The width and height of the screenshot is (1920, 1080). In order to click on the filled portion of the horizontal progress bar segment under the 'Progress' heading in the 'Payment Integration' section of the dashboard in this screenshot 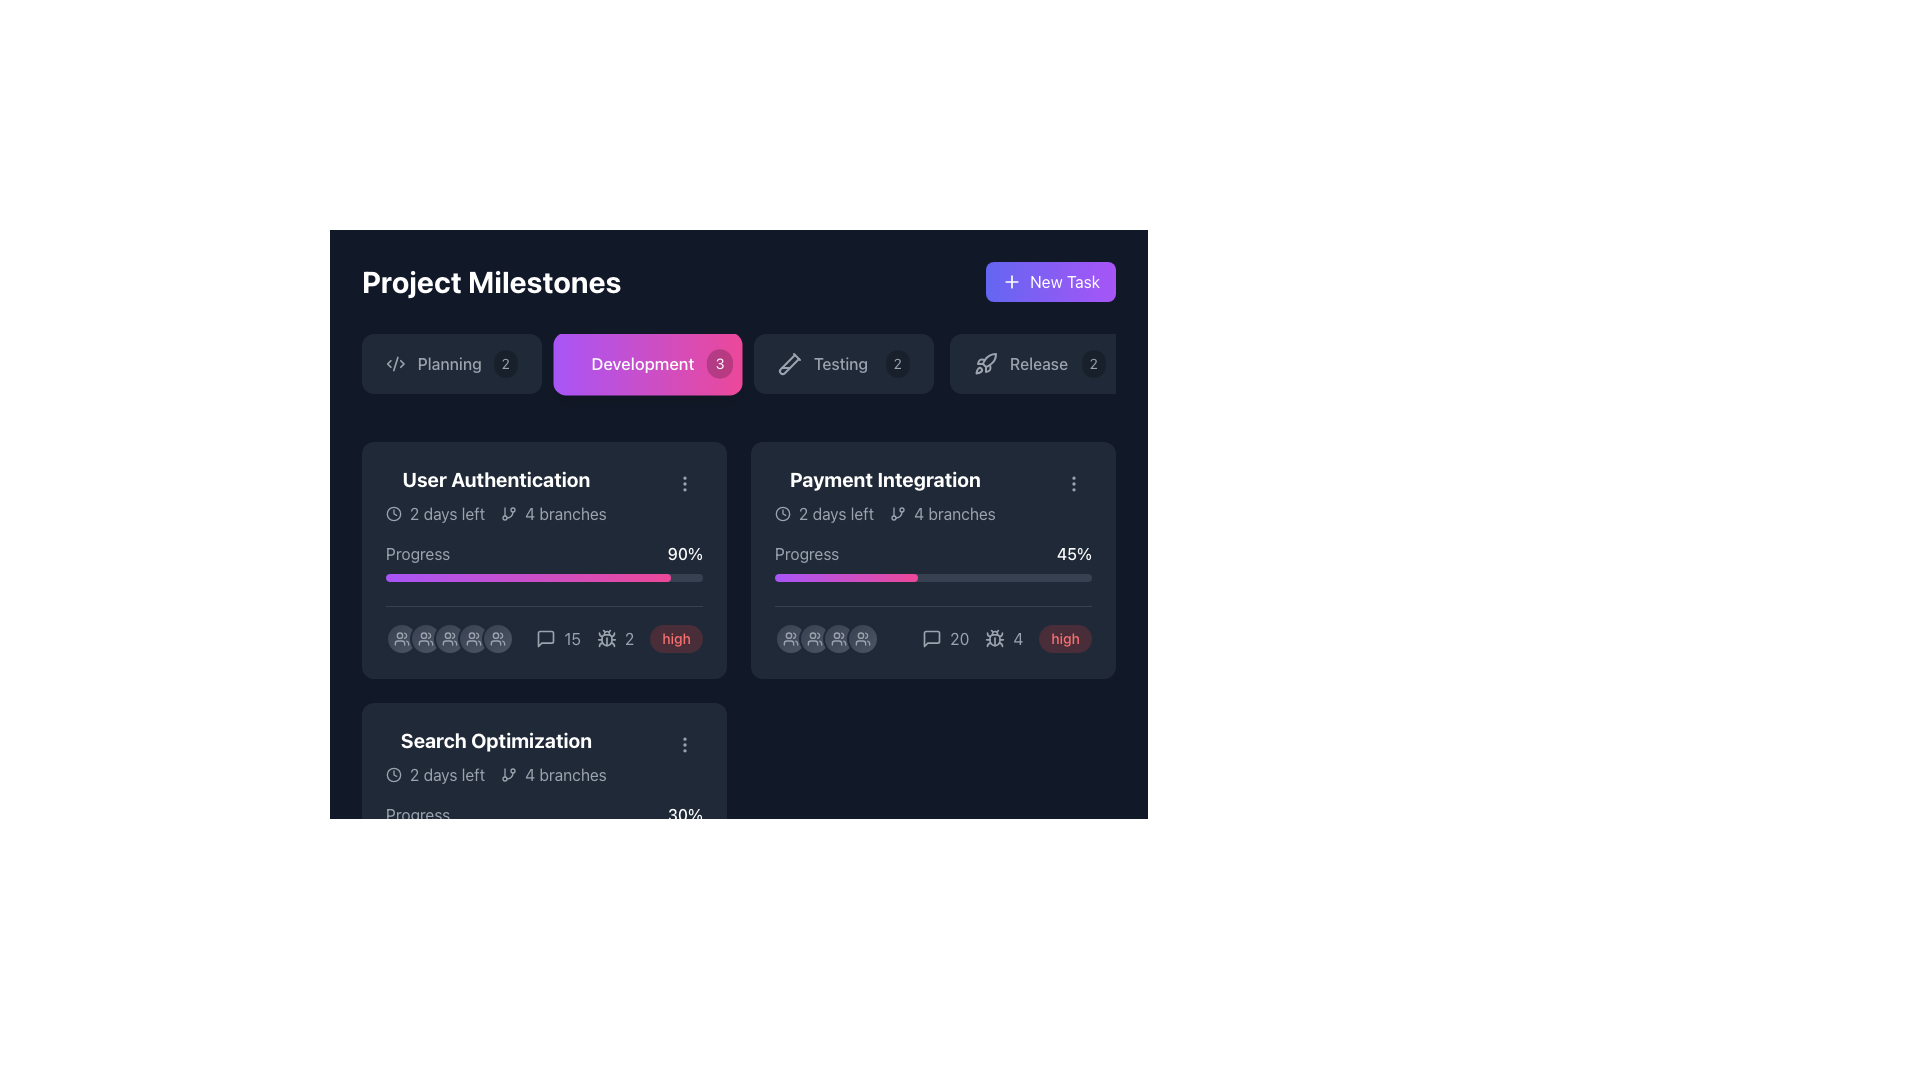, I will do `click(846, 578)`.